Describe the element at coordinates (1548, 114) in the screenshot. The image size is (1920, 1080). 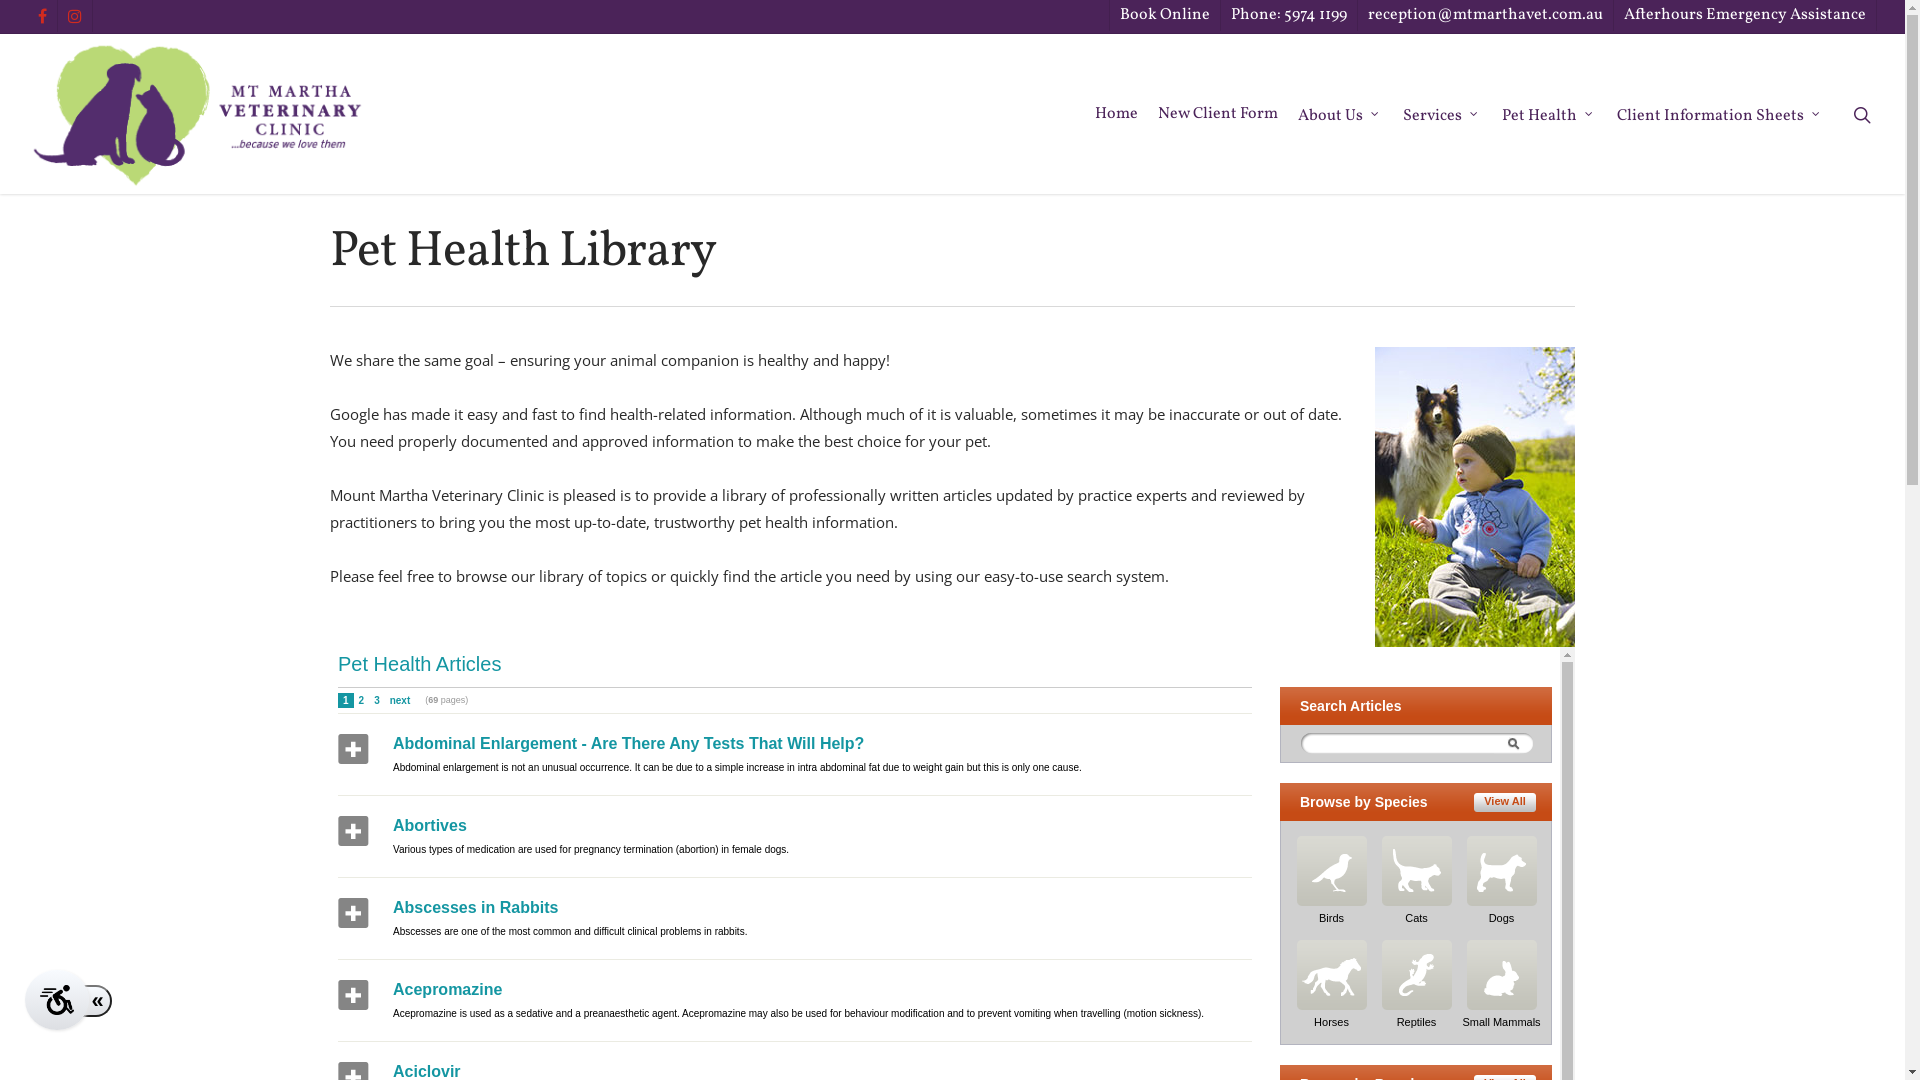
I see `'Pet Health'` at that location.